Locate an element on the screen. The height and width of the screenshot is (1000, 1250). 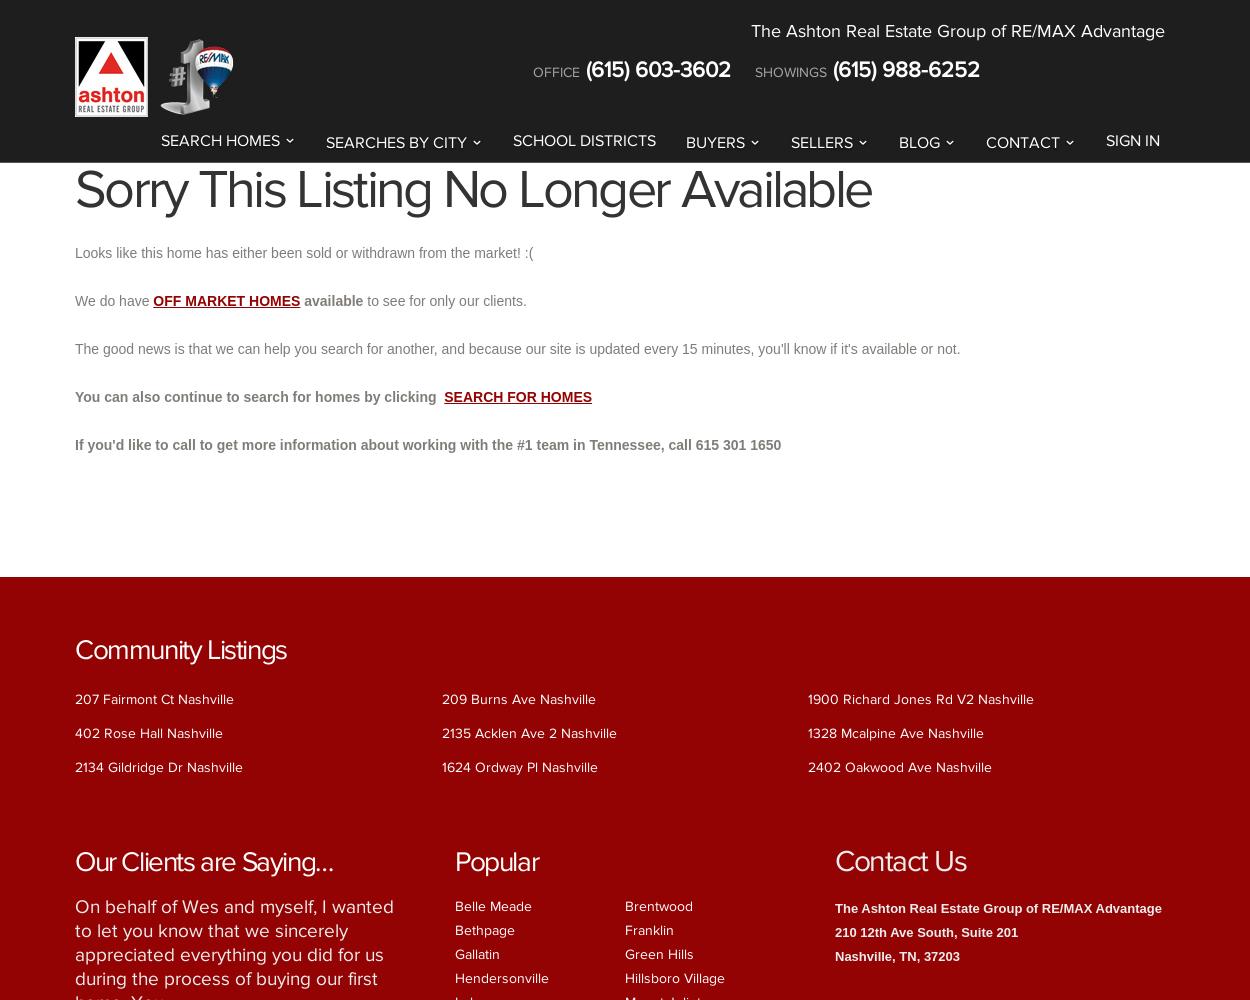
'210 12th Ave South, Suite 201' is located at coordinates (926, 931).